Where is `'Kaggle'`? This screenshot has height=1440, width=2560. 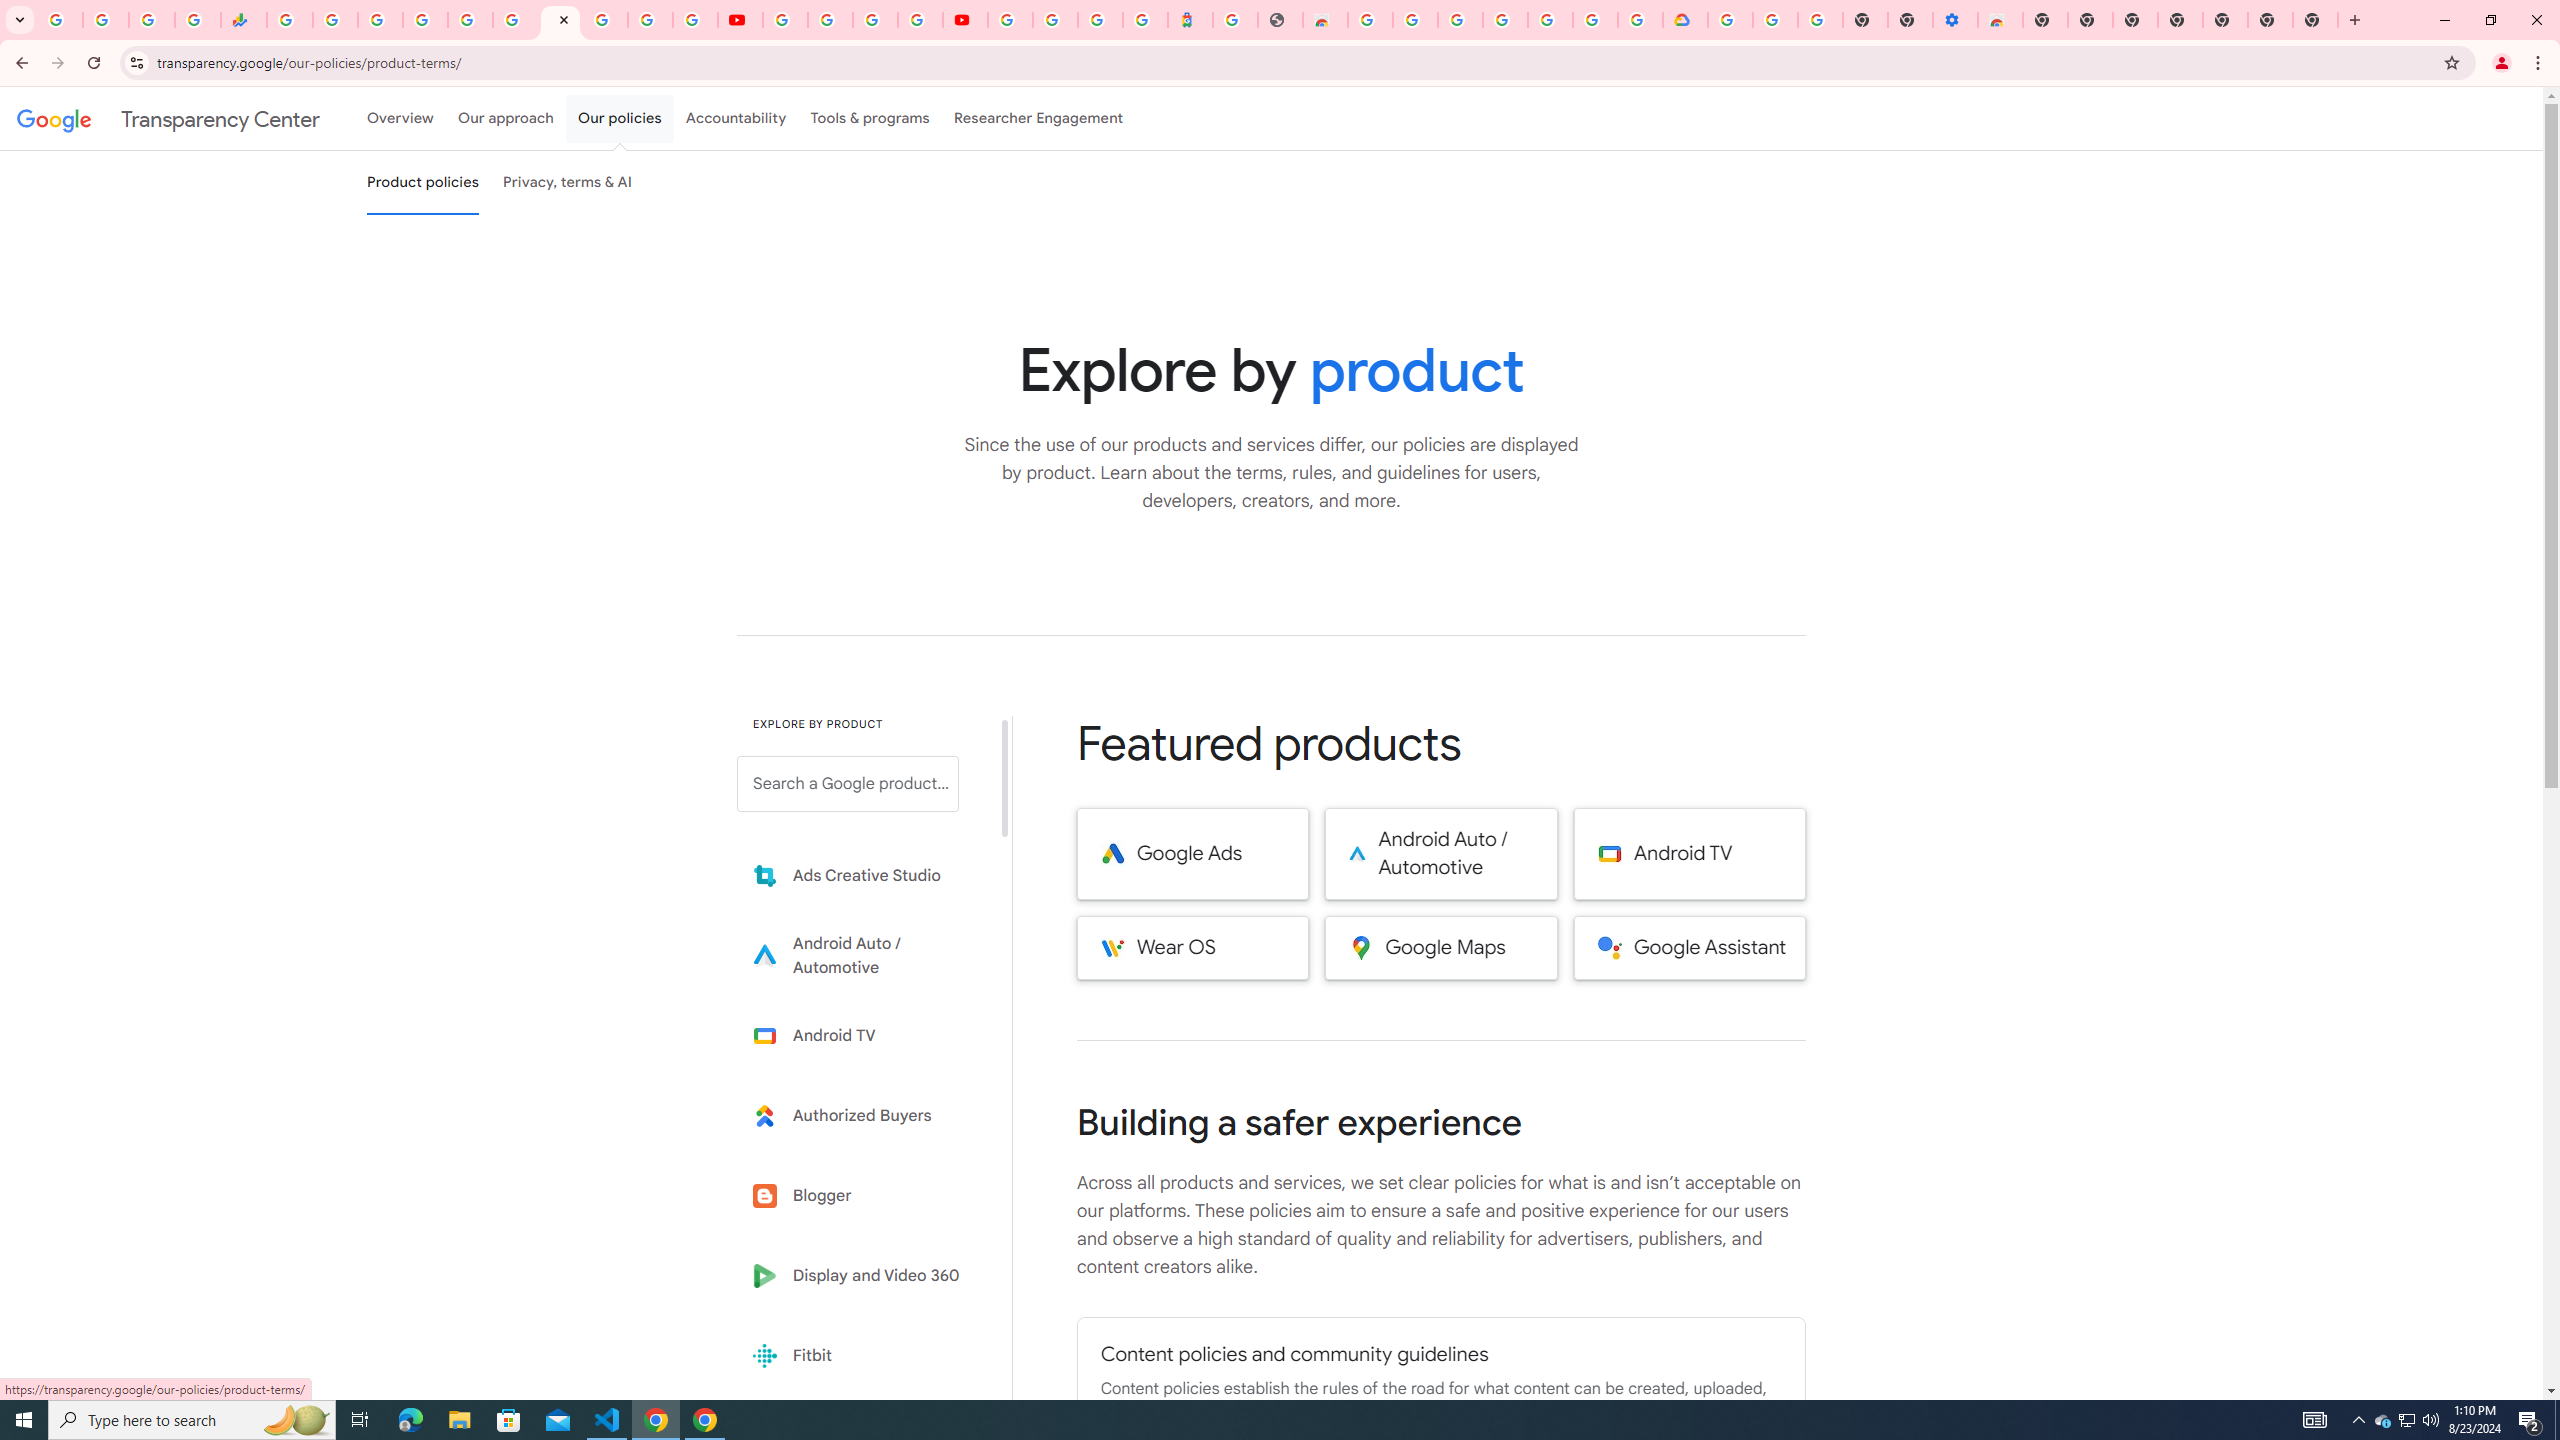 'Kaggle' is located at coordinates (861, 1435).